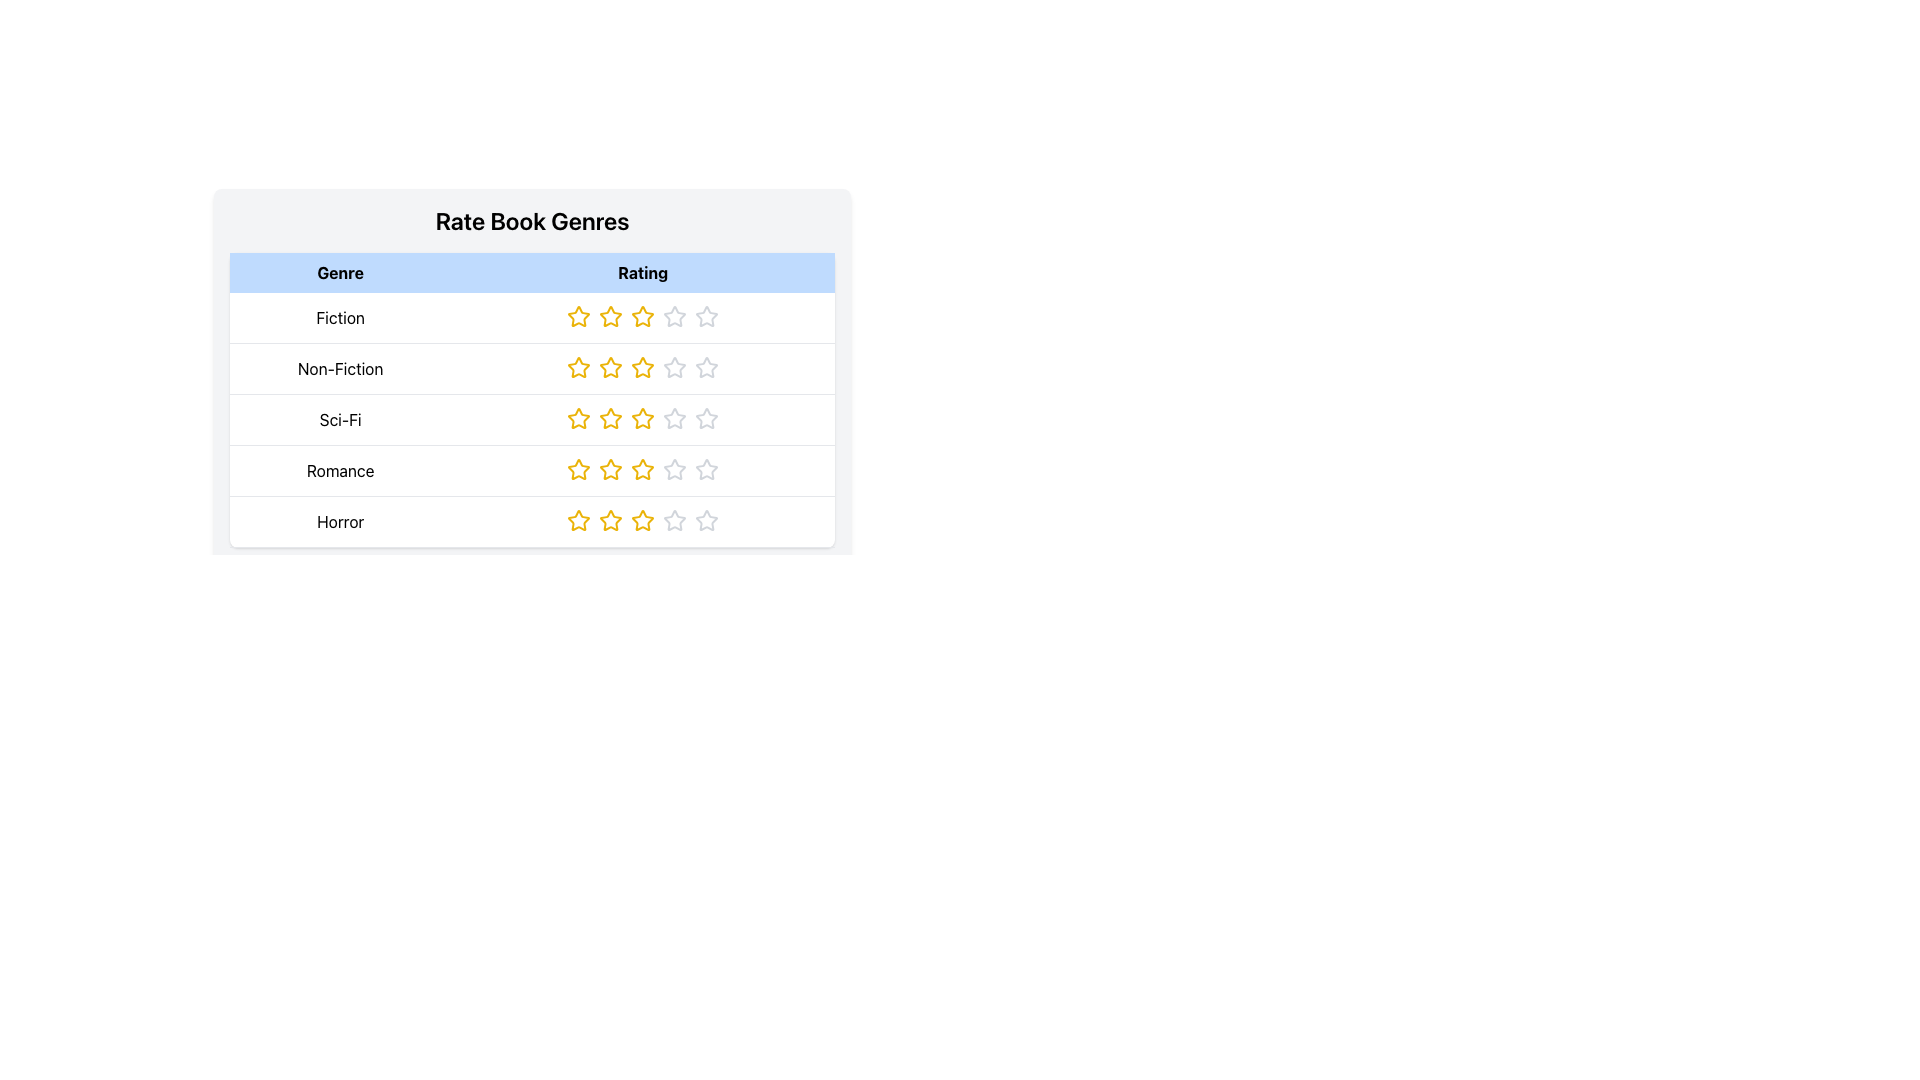 The height and width of the screenshot is (1080, 1920). What do you see at coordinates (707, 315) in the screenshot?
I see `the fifth star in the rating row for the 'Fiction' category to rate it` at bounding box center [707, 315].